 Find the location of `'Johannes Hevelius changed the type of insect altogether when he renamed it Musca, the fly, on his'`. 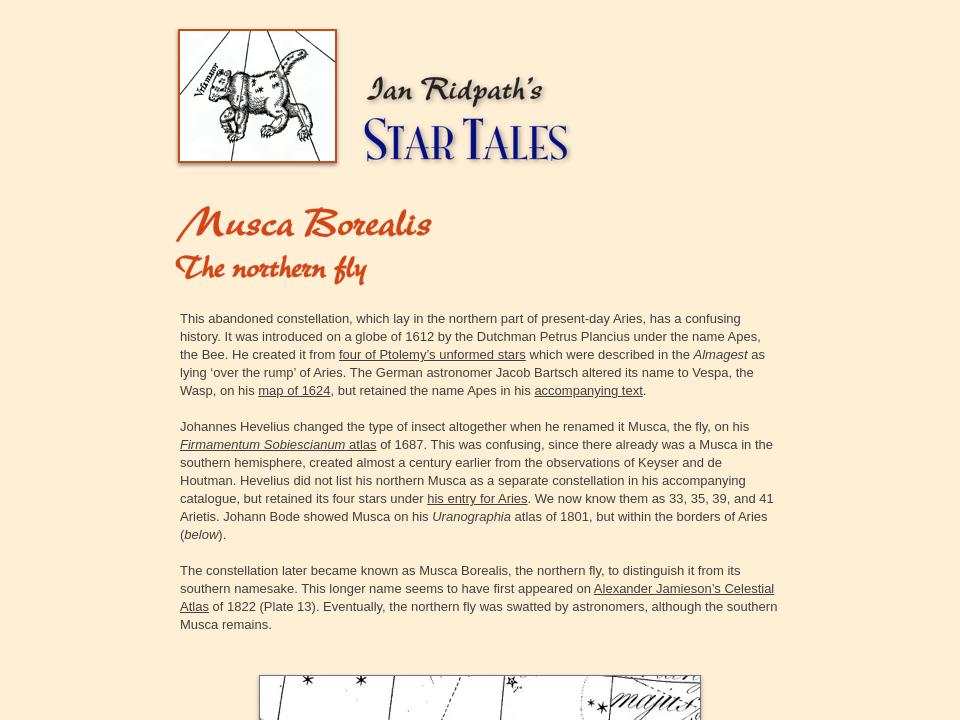

'Johannes Hevelius changed the type of insect altogether when he renamed it Musca, the fly, on his' is located at coordinates (179, 425).